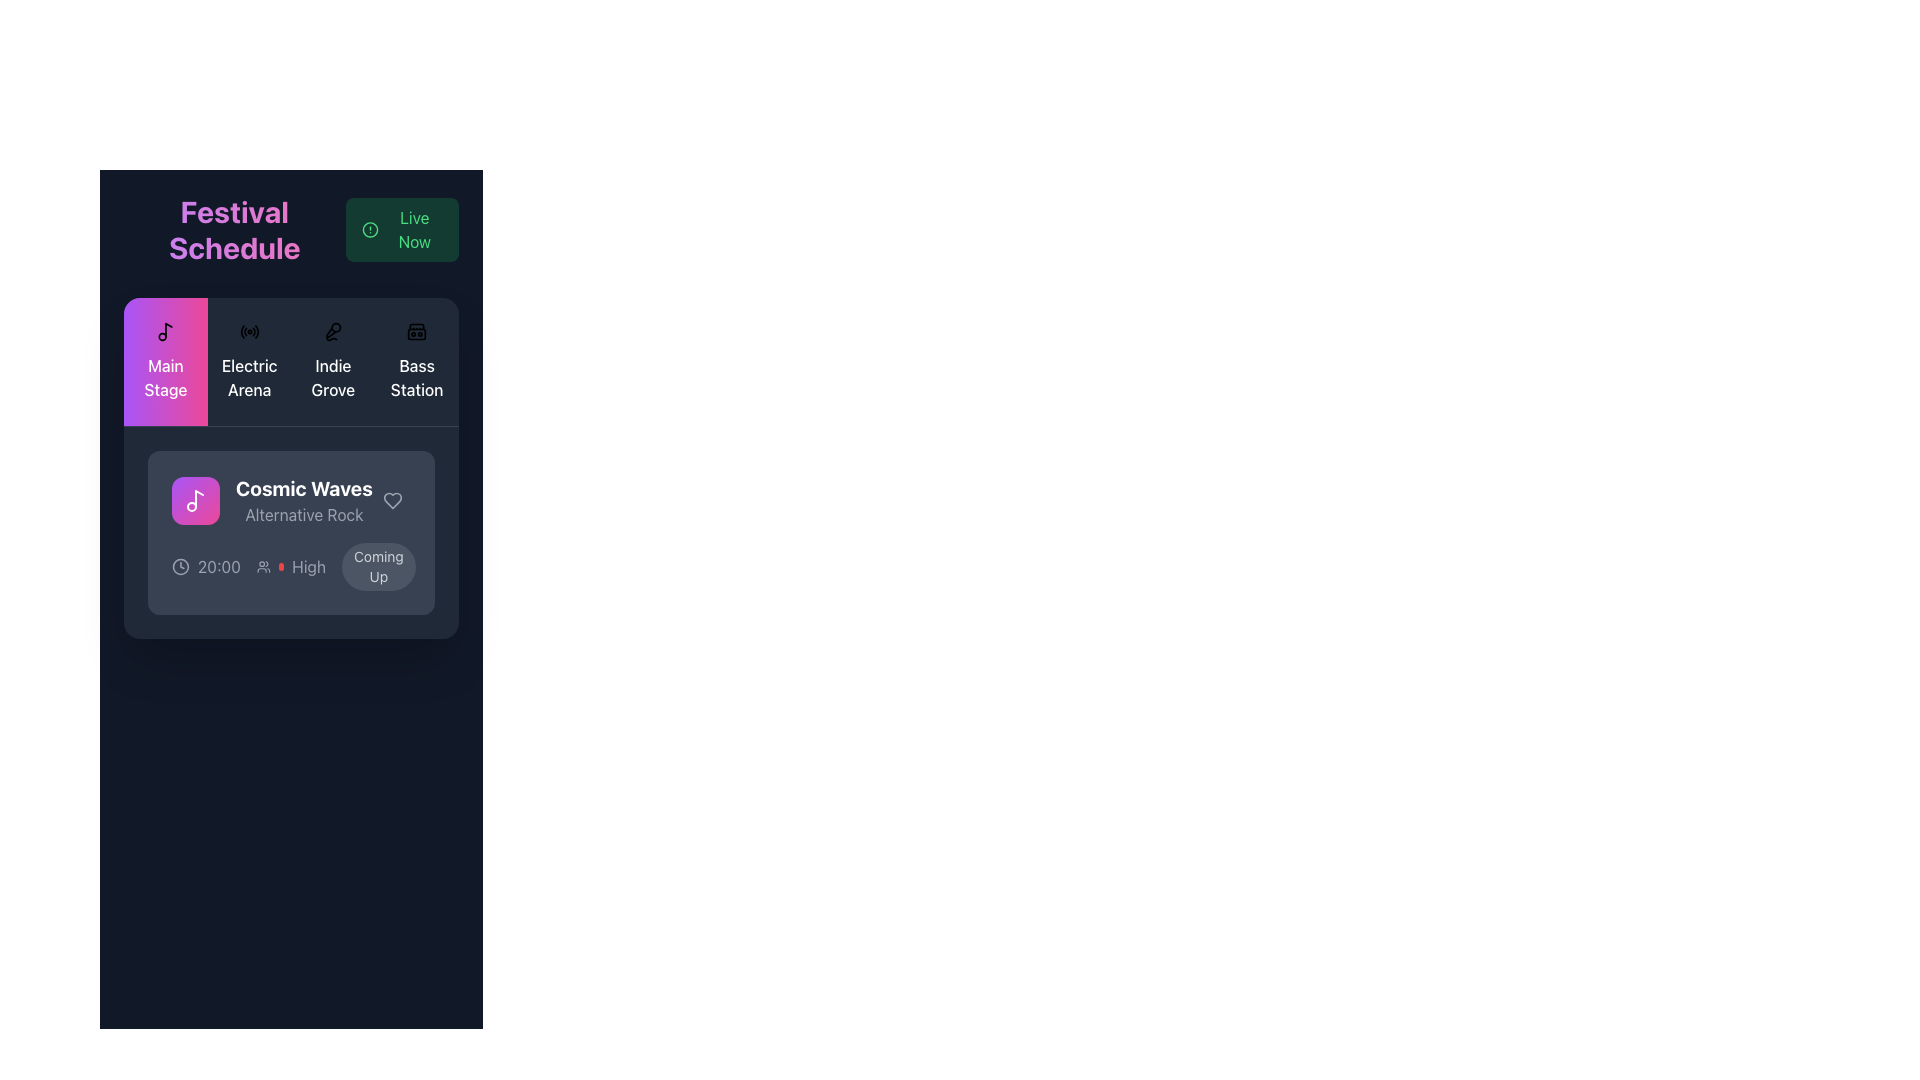 This screenshot has height=1080, width=1920. Describe the element at coordinates (416, 378) in the screenshot. I see `the 'Bass Station' stage label in the schedule navigation interface, which is the last element in a vertical list of stage labels` at that location.